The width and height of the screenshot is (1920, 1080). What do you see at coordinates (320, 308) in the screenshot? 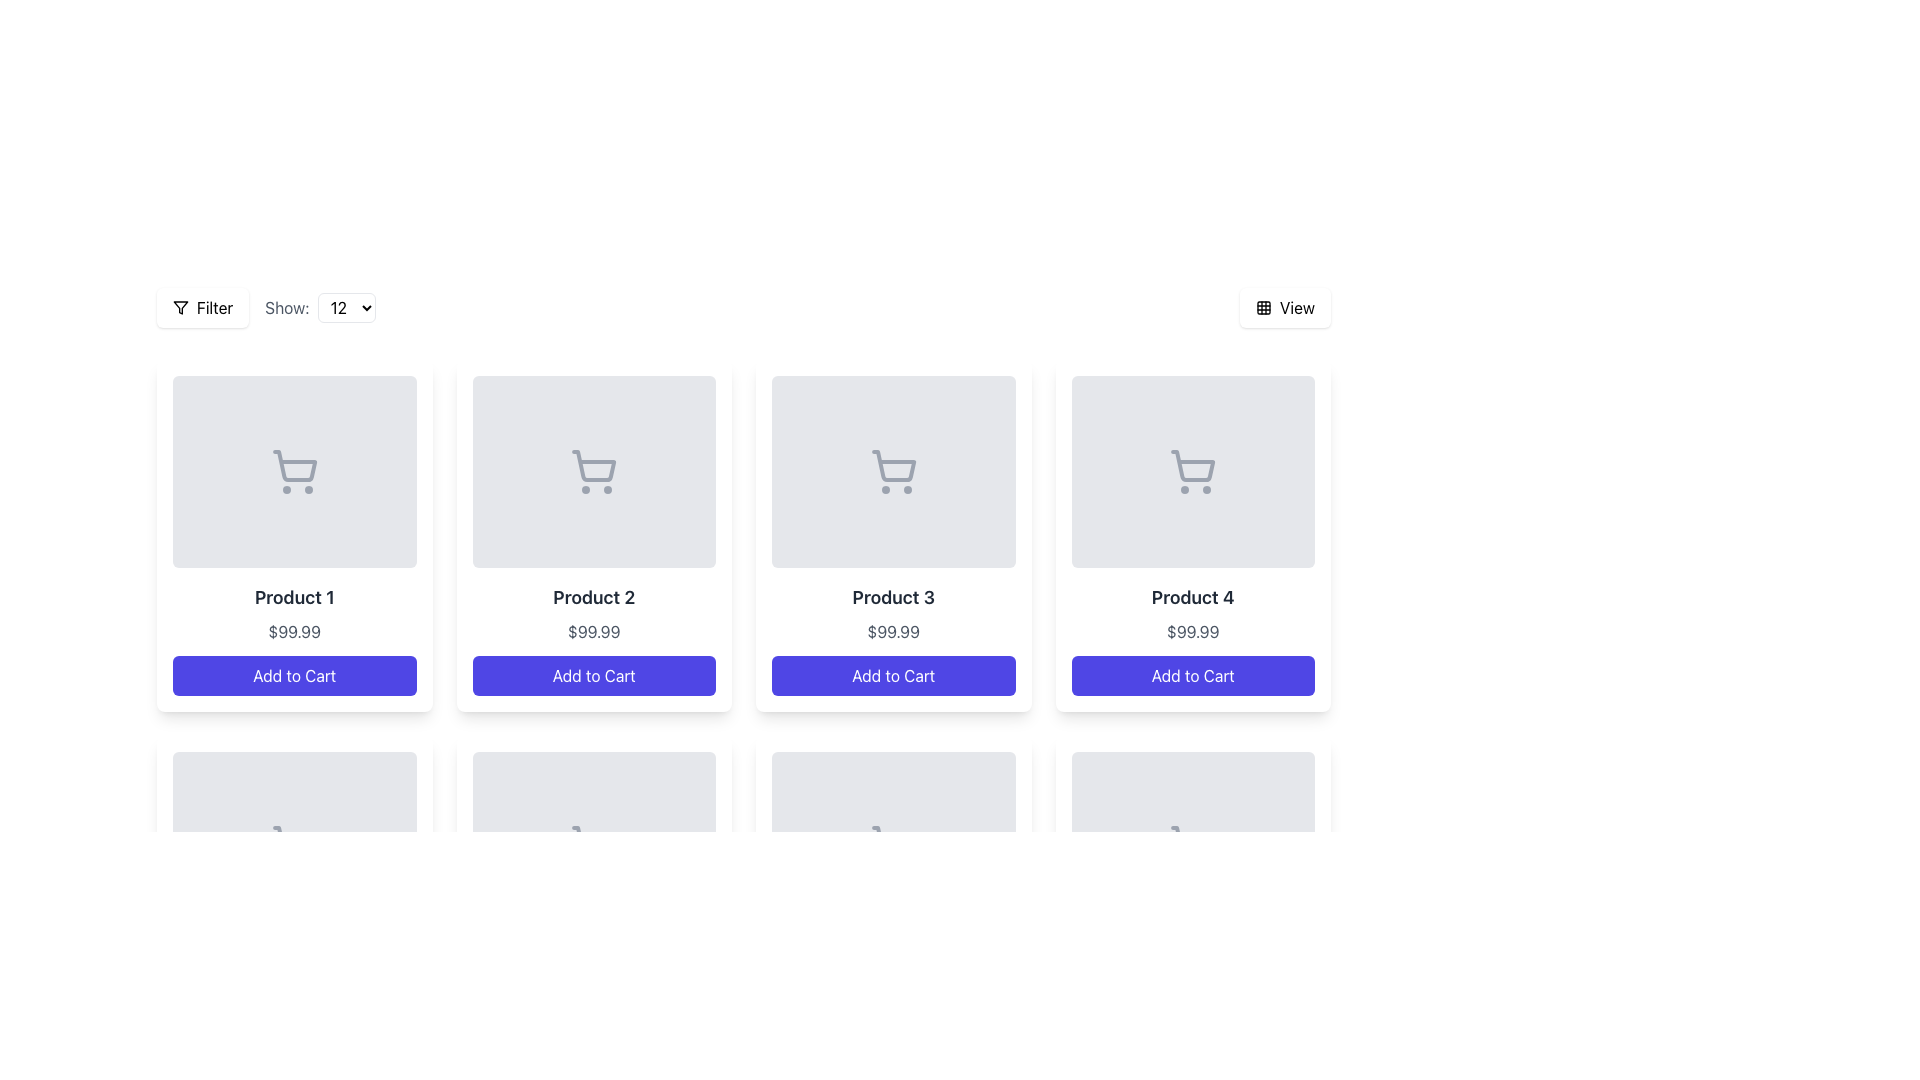
I see `the dropdown arrow of the 'Items` at bounding box center [320, 308].